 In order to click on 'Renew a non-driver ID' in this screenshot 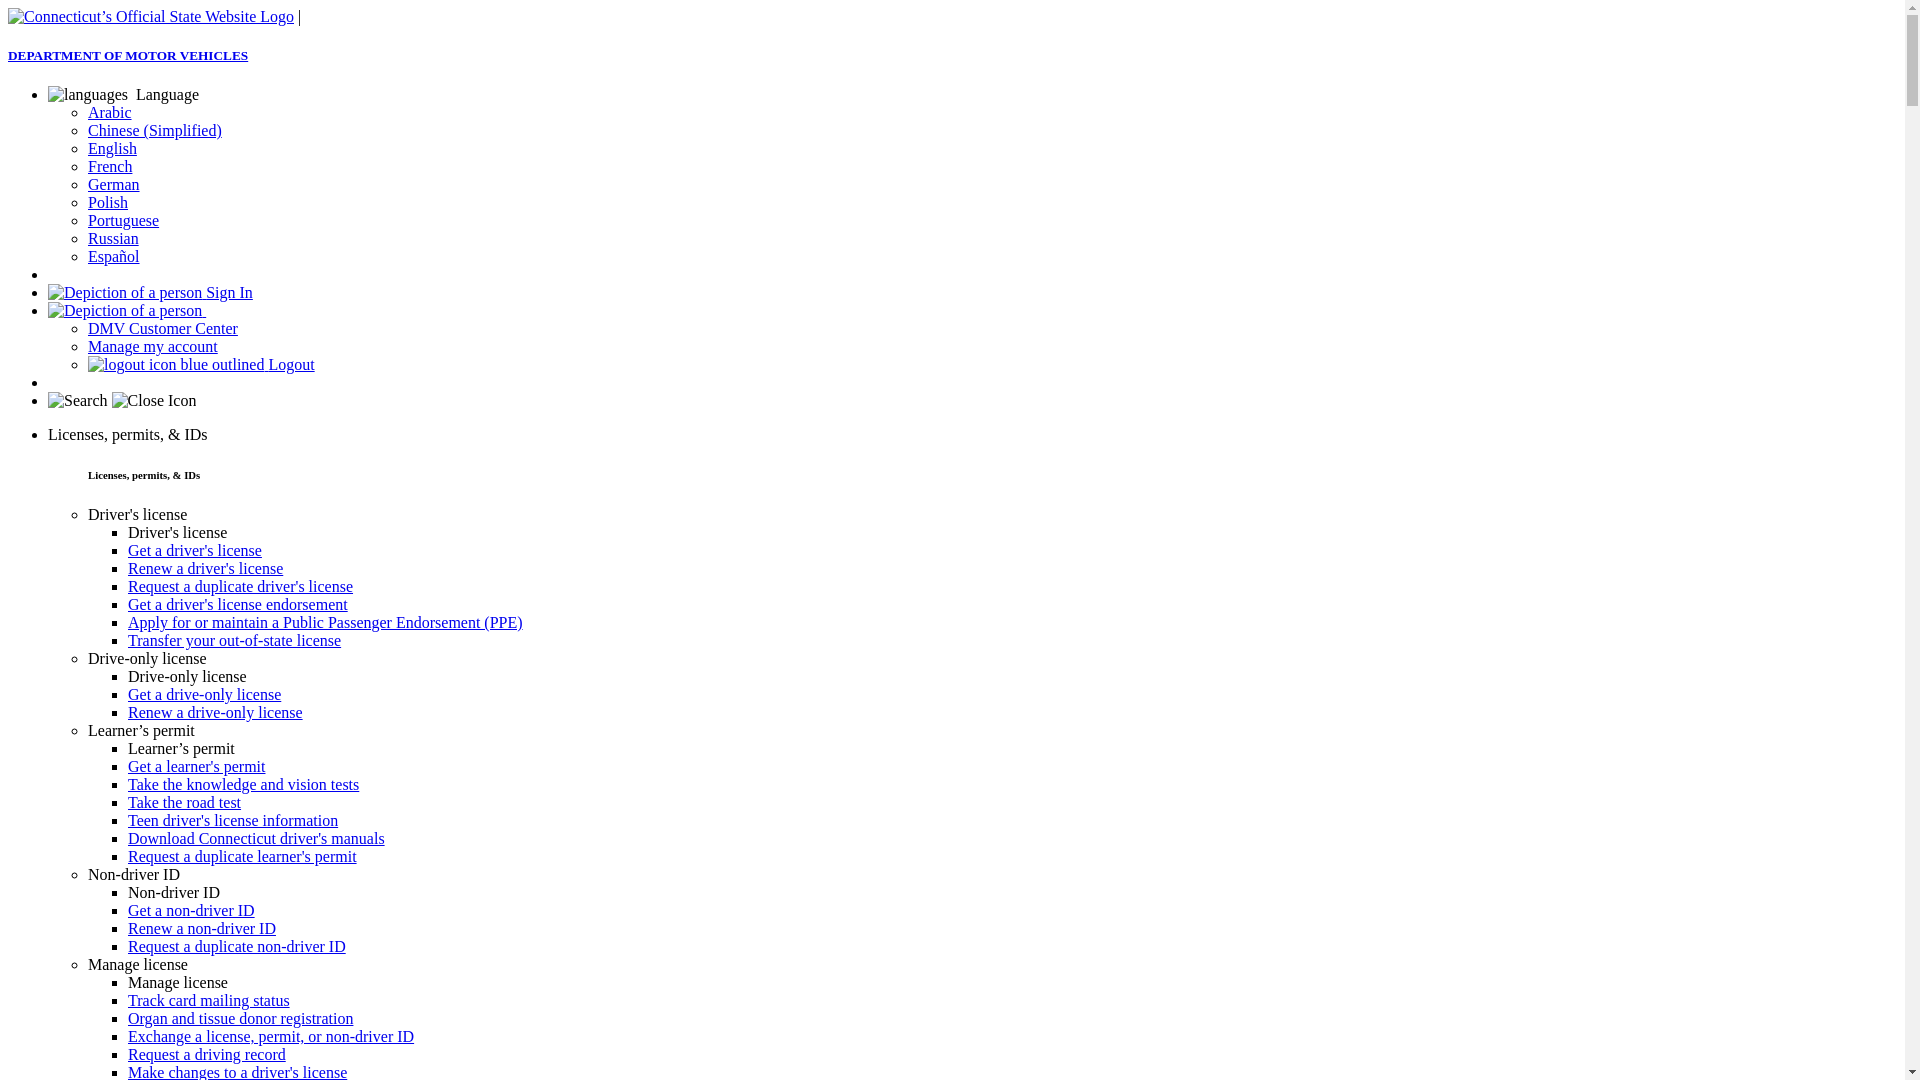, I will do `click(201, 928)`.